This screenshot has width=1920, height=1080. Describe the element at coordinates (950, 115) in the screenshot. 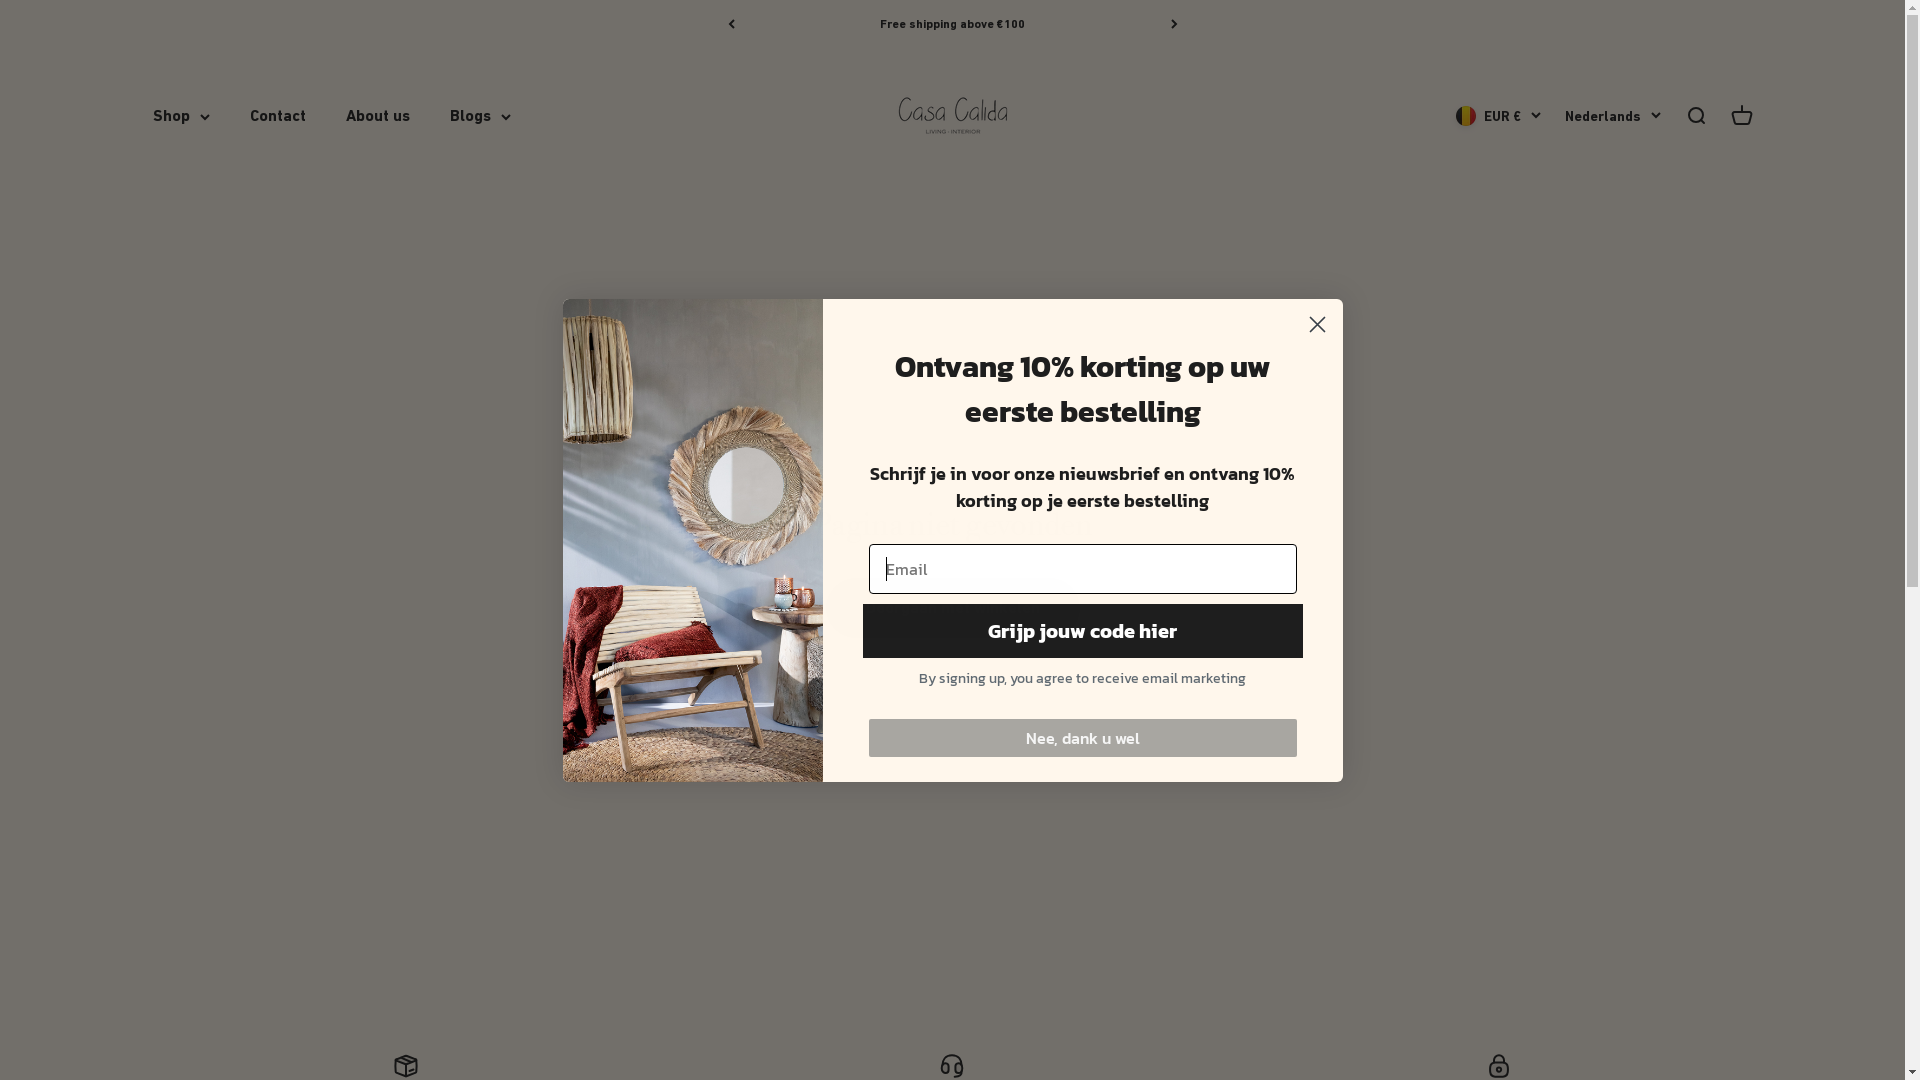

I see `'Casa Calida Interior'` at that location.